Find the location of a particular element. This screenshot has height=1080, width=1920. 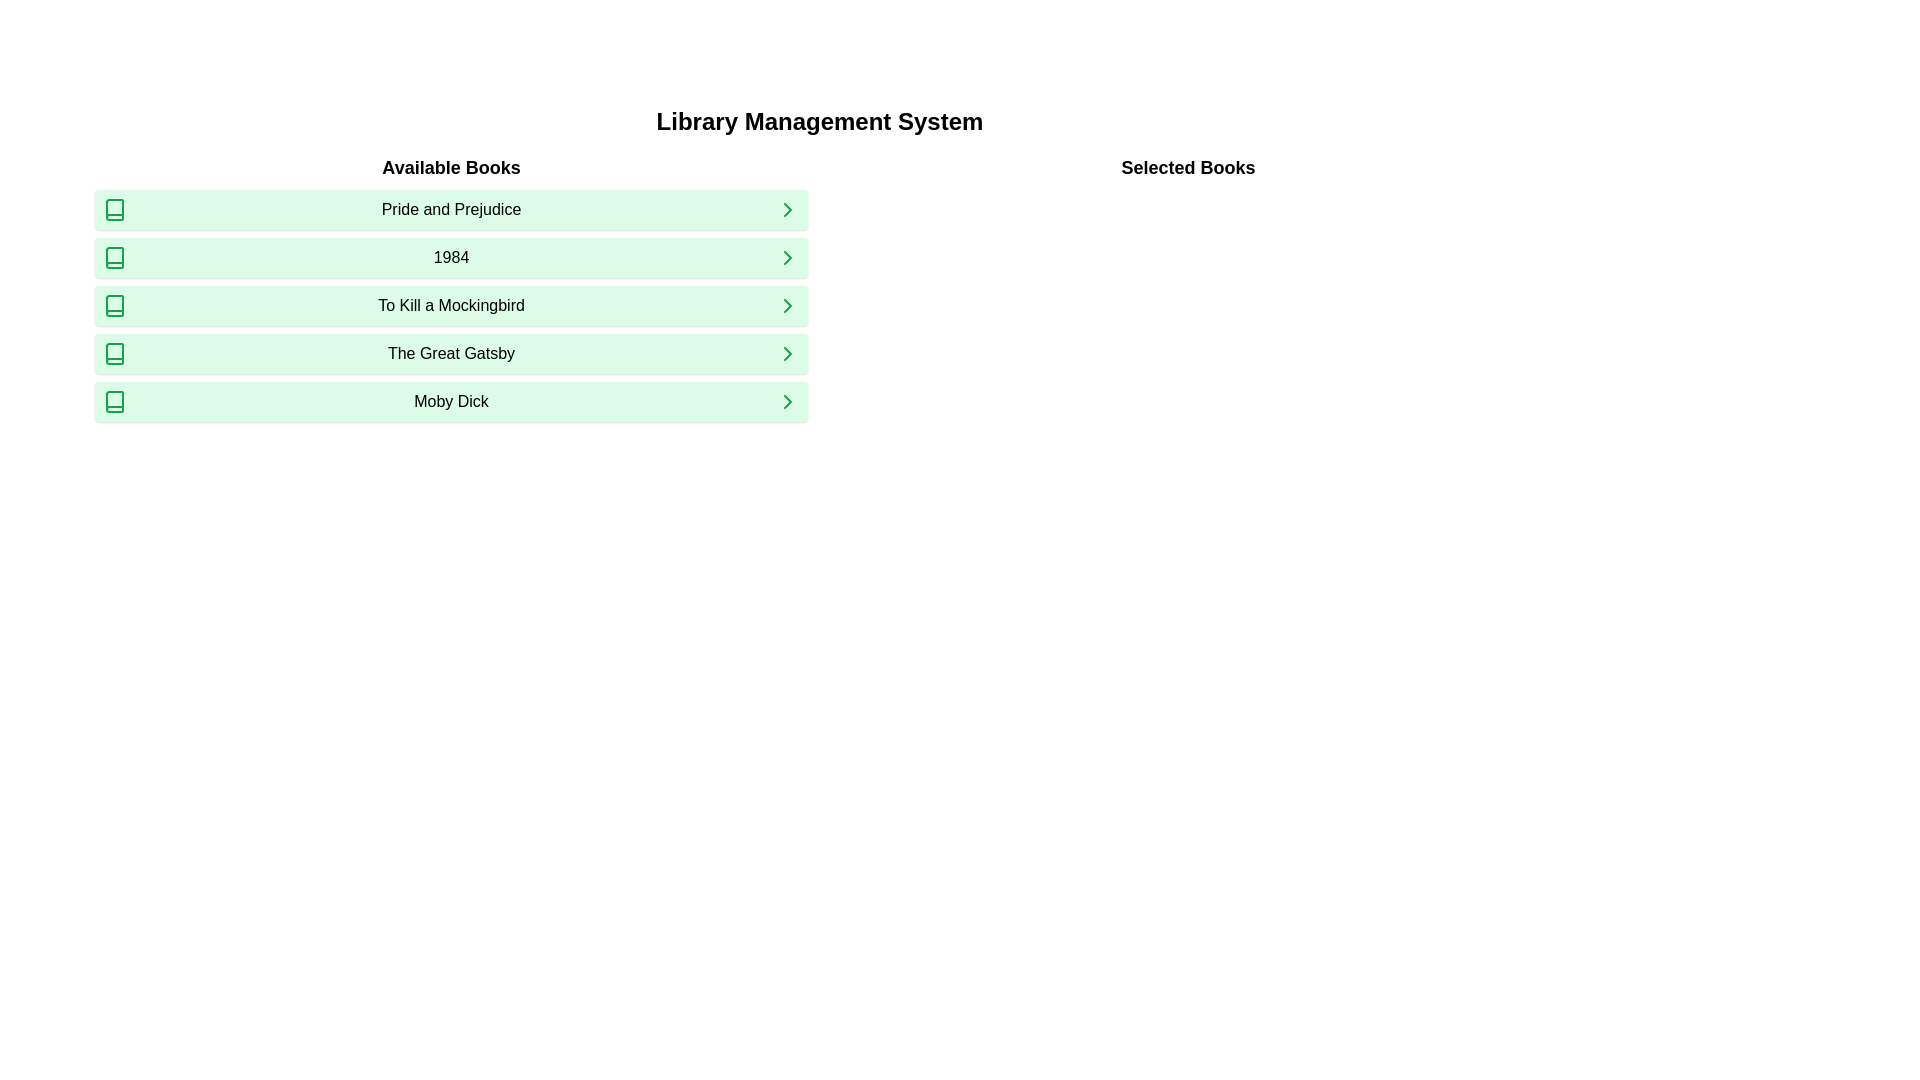

the book title '1984' in the 'Available Books' list to enable further actions related to it is located at coordinates (450, 257).